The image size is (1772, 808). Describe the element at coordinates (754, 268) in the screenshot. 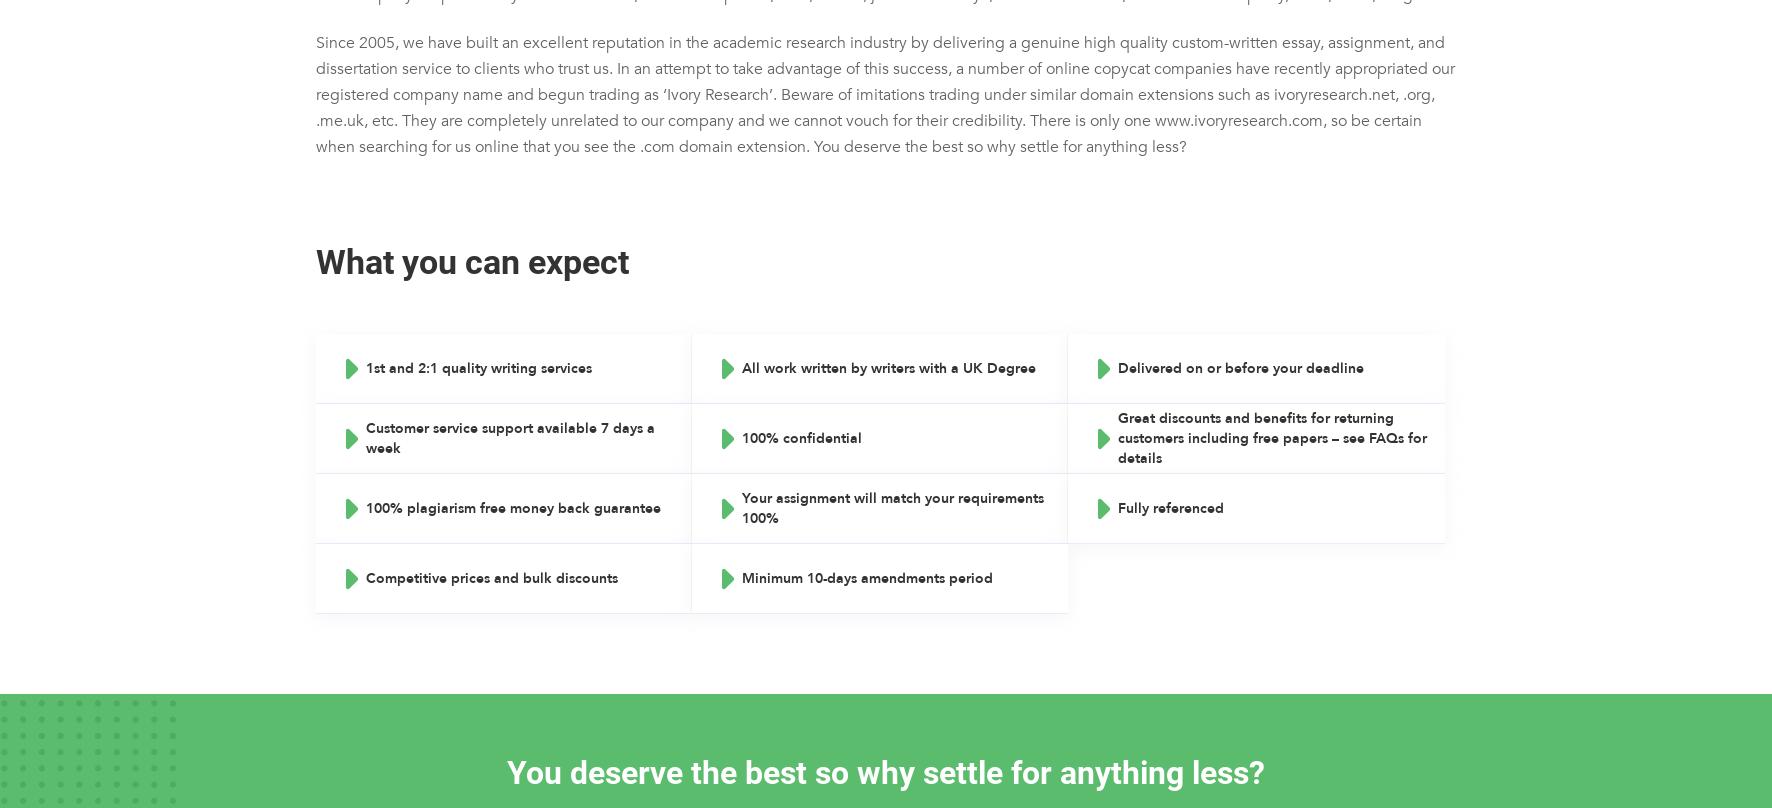

I see `'PowerPoint Presentations'` at that location.